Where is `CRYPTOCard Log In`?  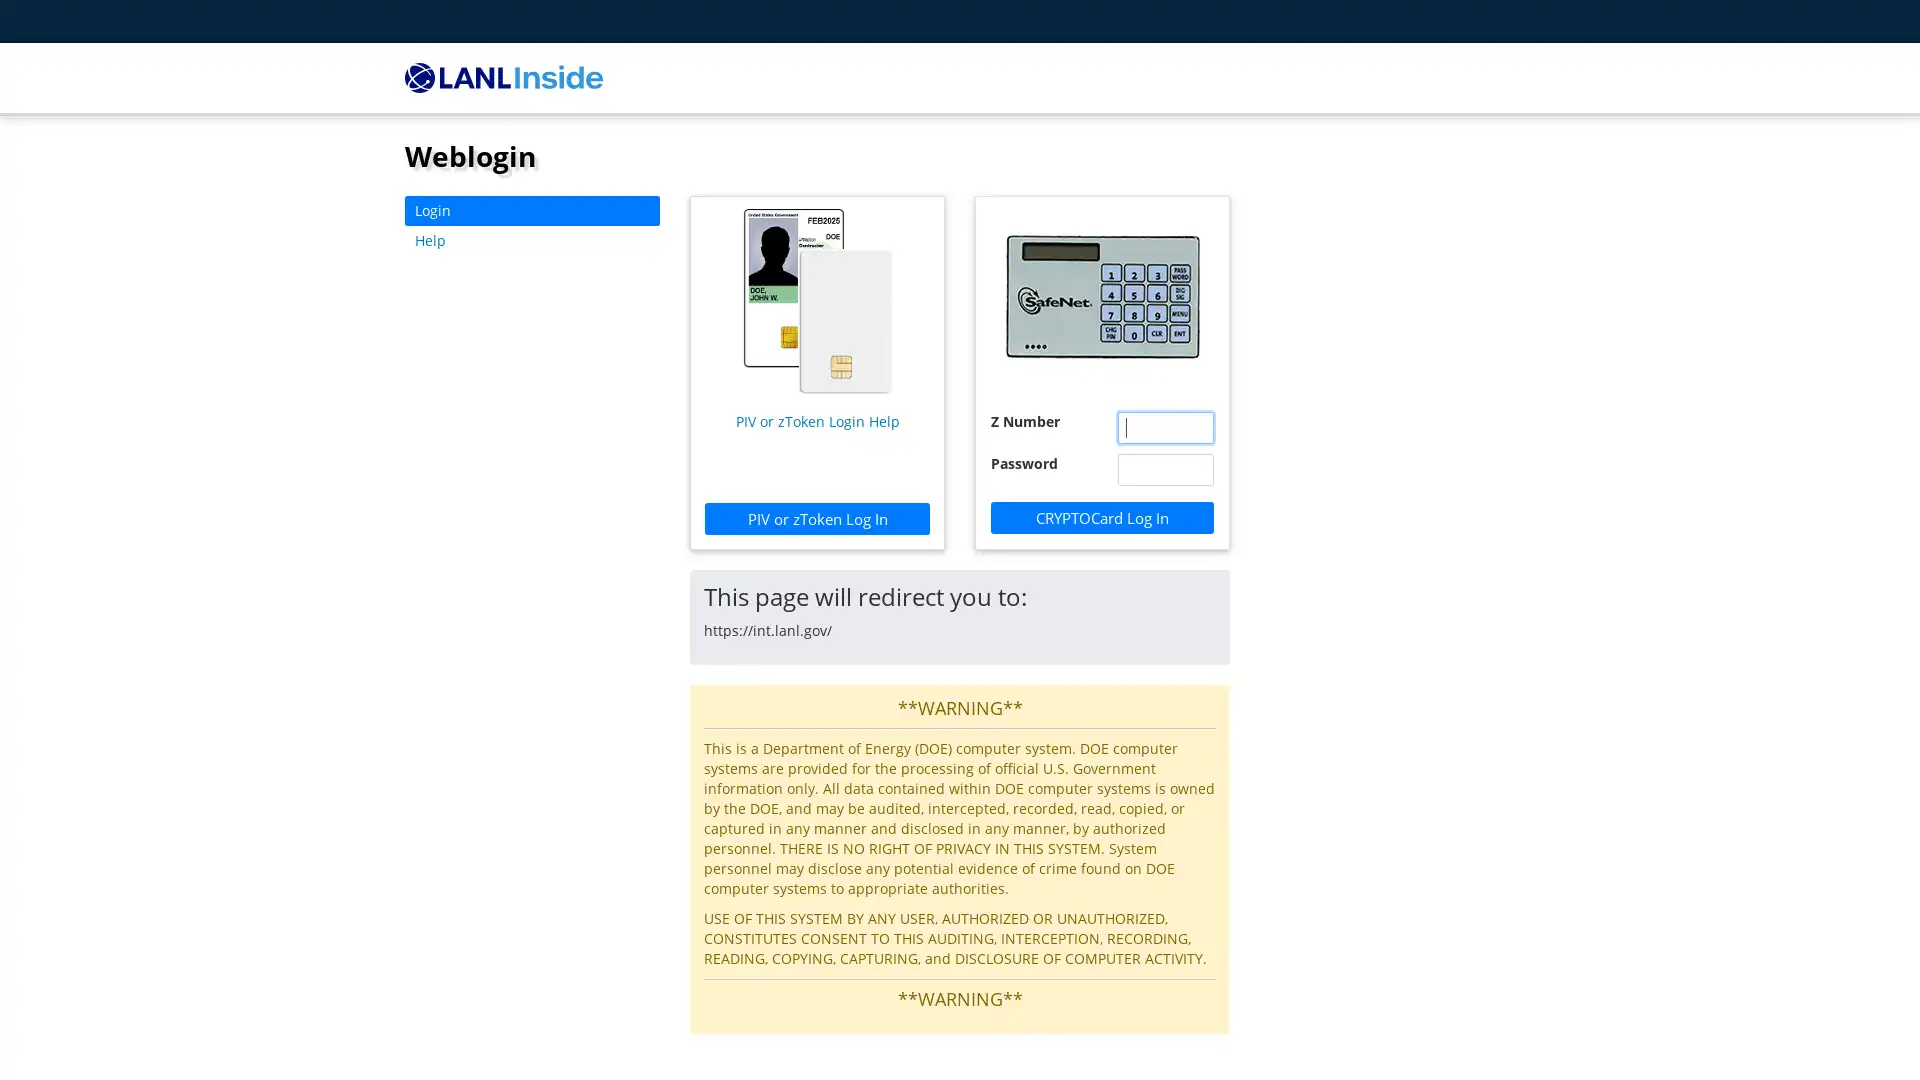
CRYPTOCard Log In is located at coordinates (1101, 516).